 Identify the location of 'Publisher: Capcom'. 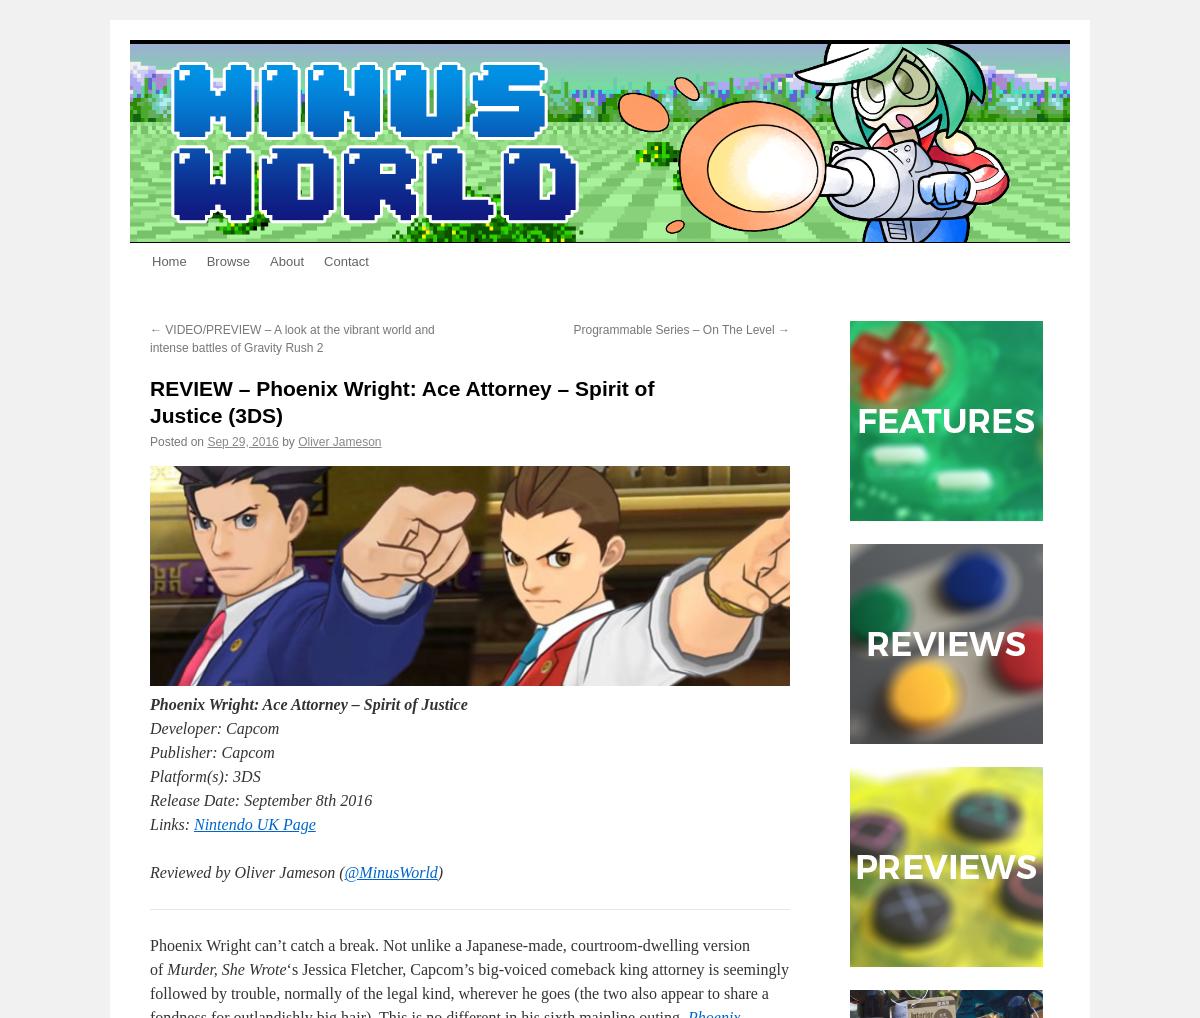
(211, 751).